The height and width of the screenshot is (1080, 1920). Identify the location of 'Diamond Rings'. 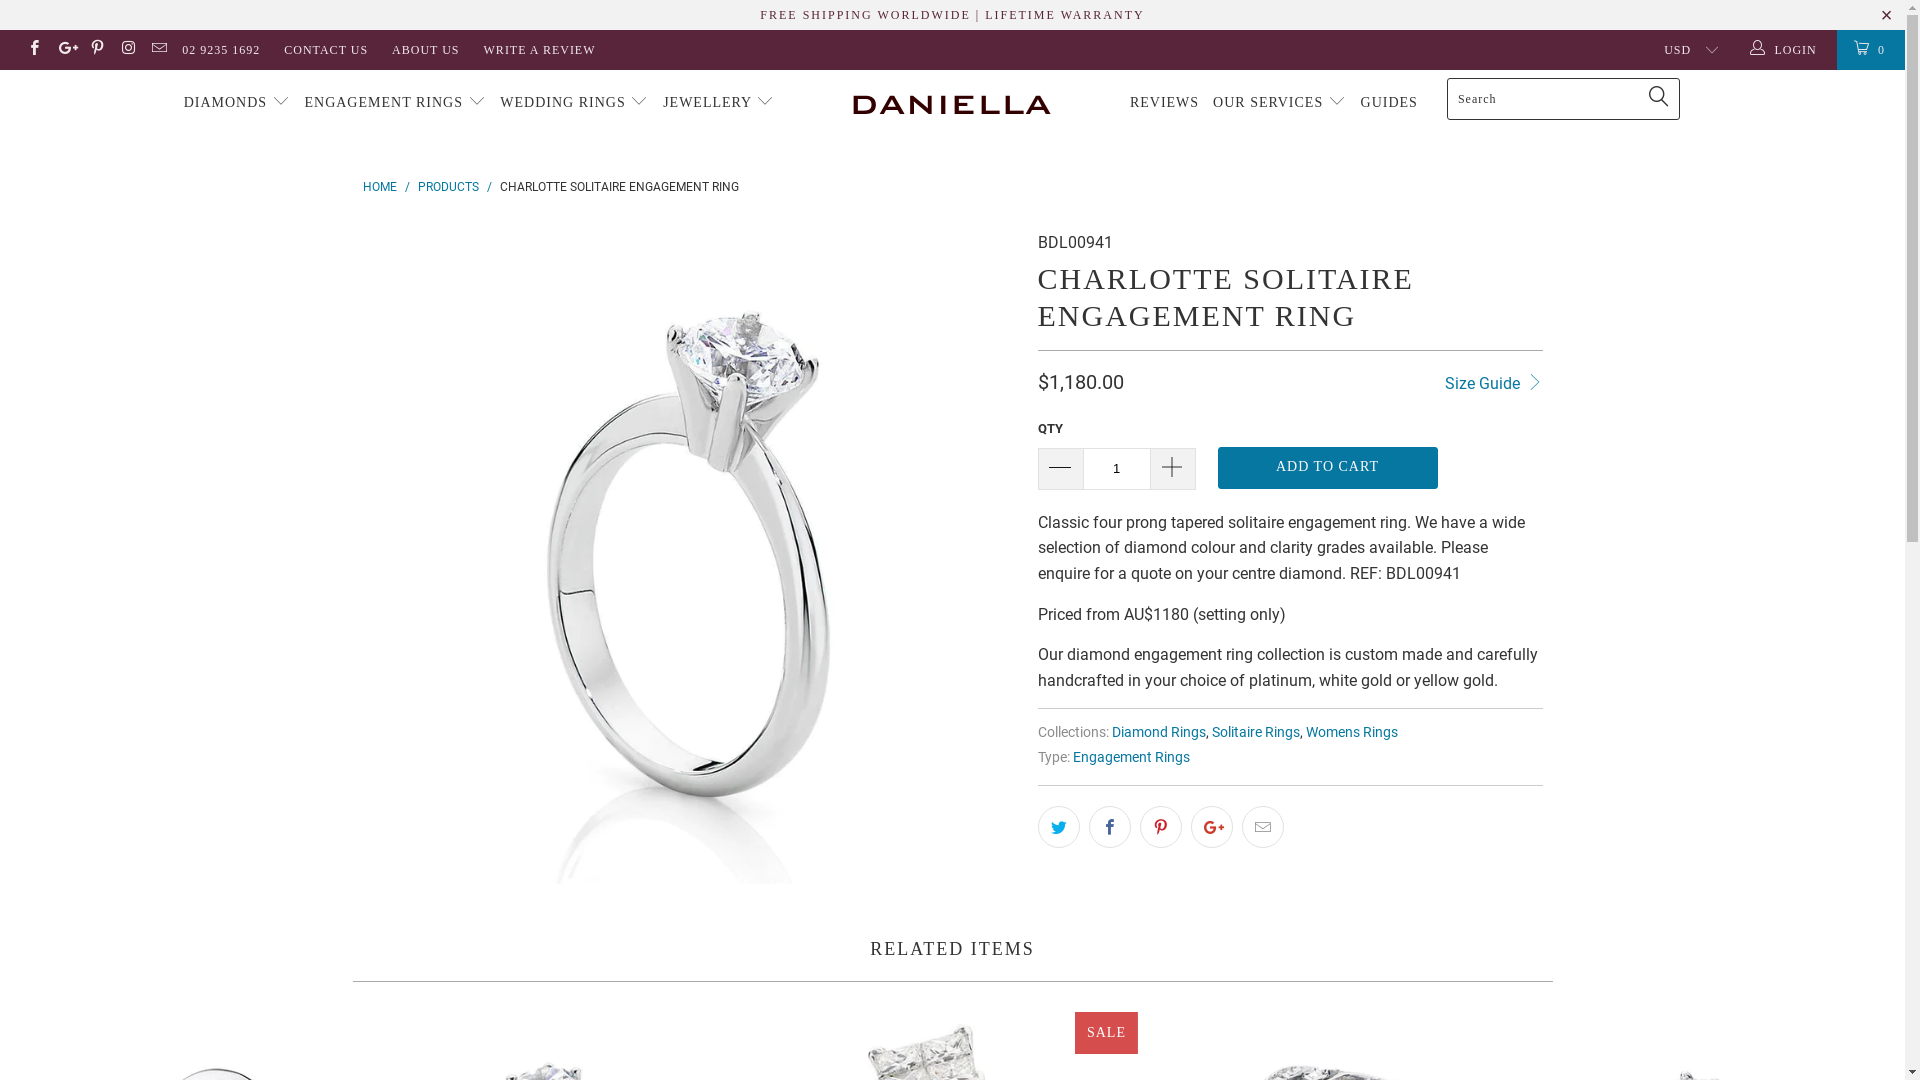
(1158, 732).